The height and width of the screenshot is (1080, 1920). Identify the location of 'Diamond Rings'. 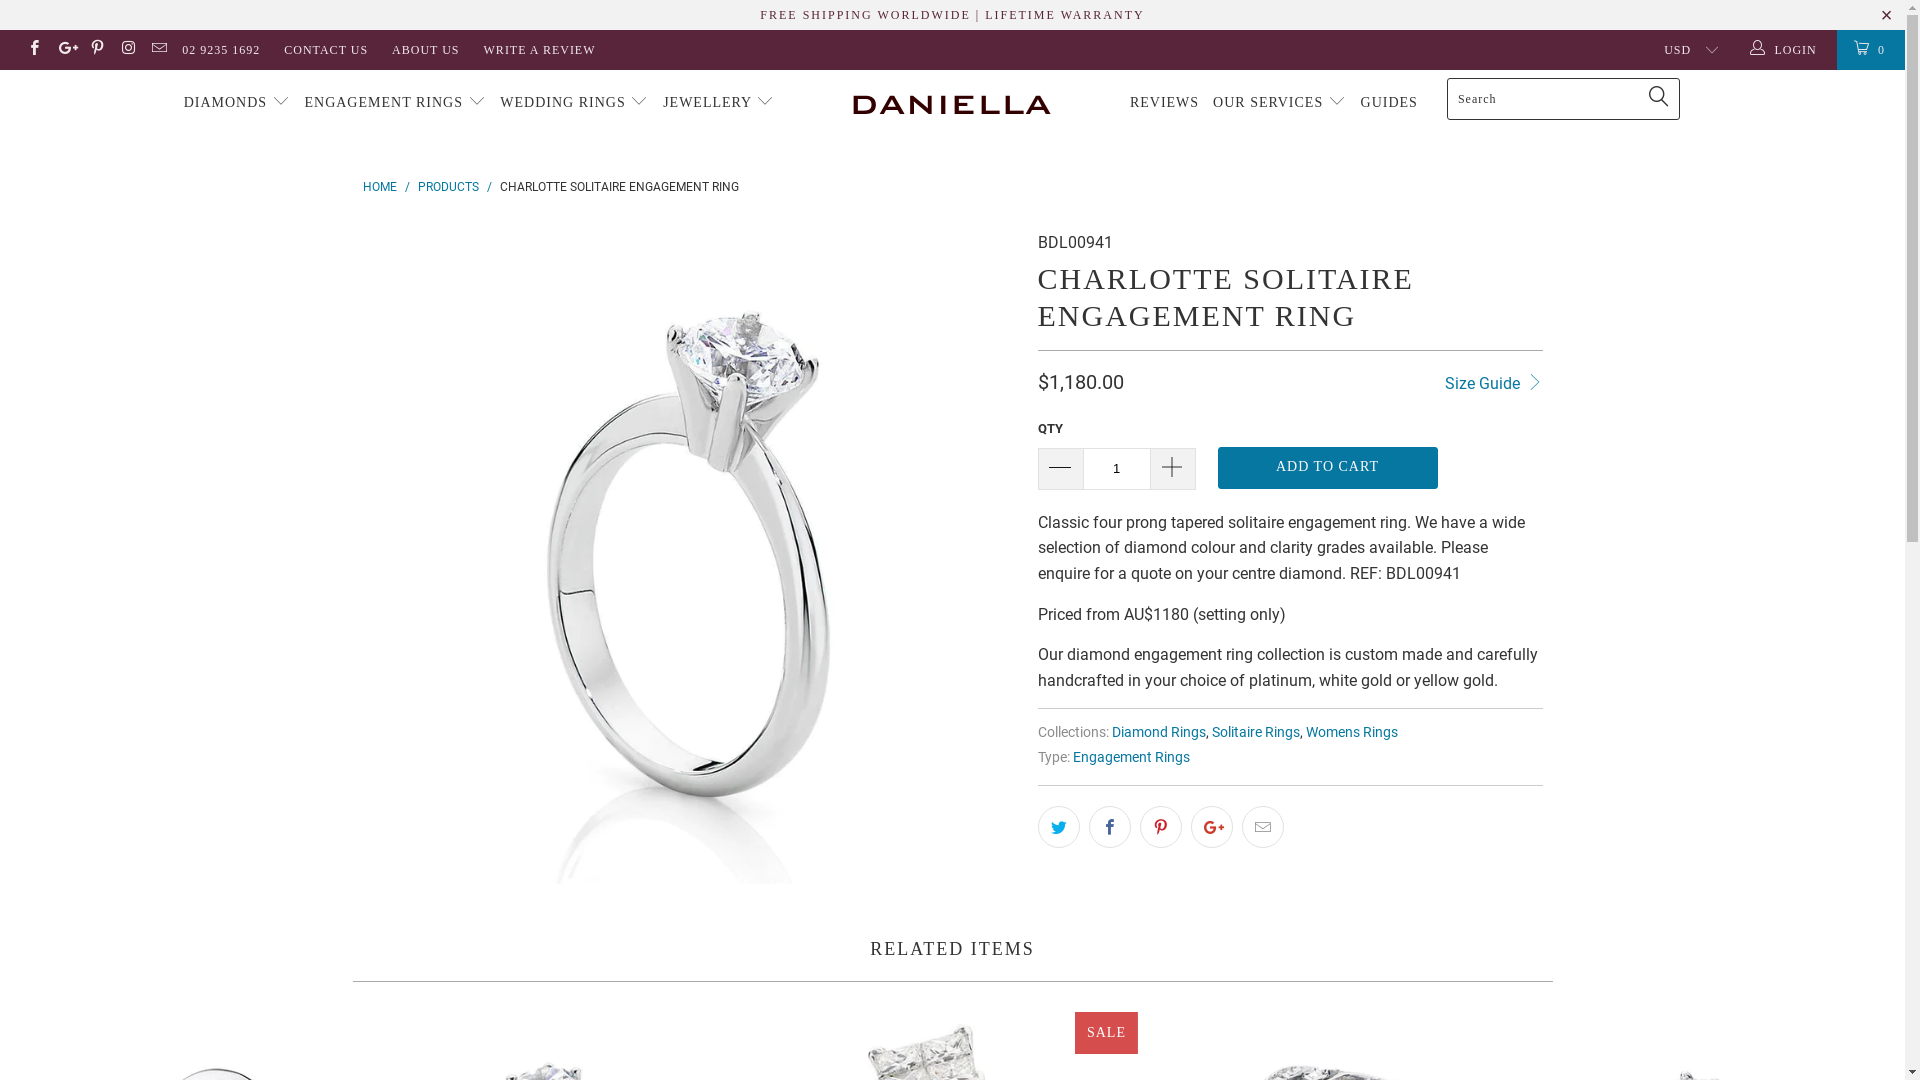
(1158, 732).